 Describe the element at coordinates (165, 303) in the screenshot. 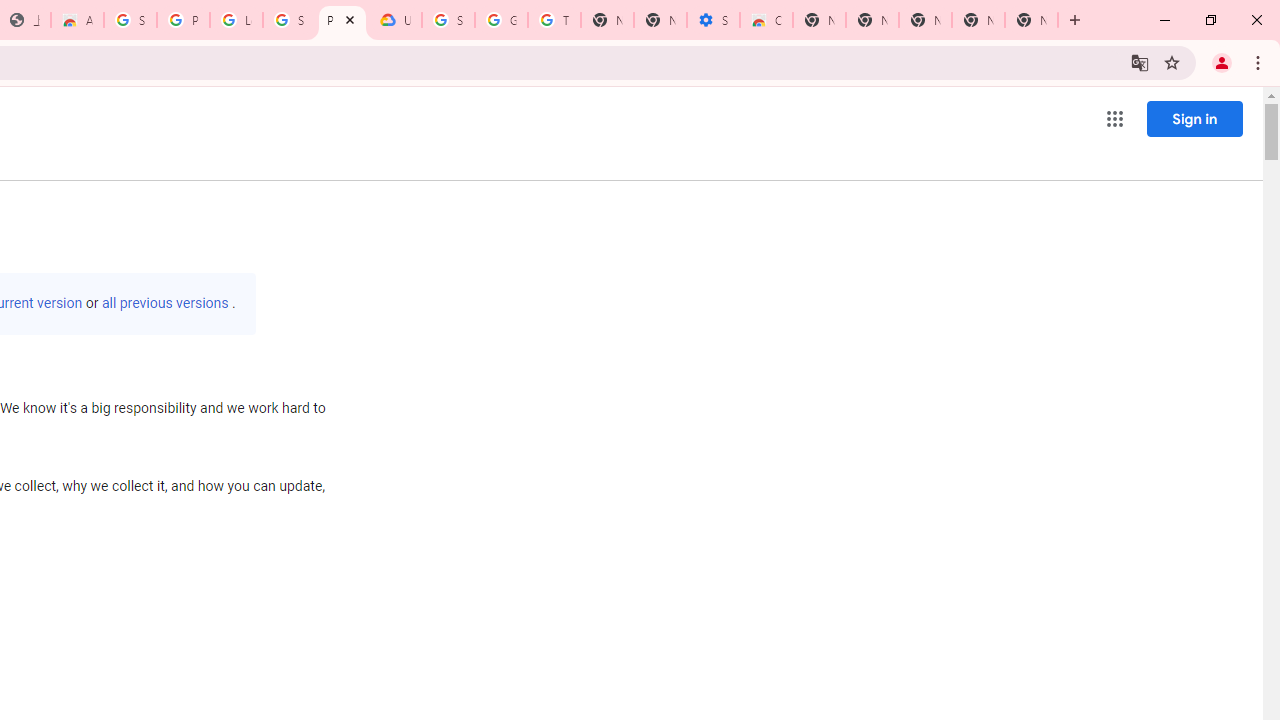

I see `'all previous versions'` at that location.